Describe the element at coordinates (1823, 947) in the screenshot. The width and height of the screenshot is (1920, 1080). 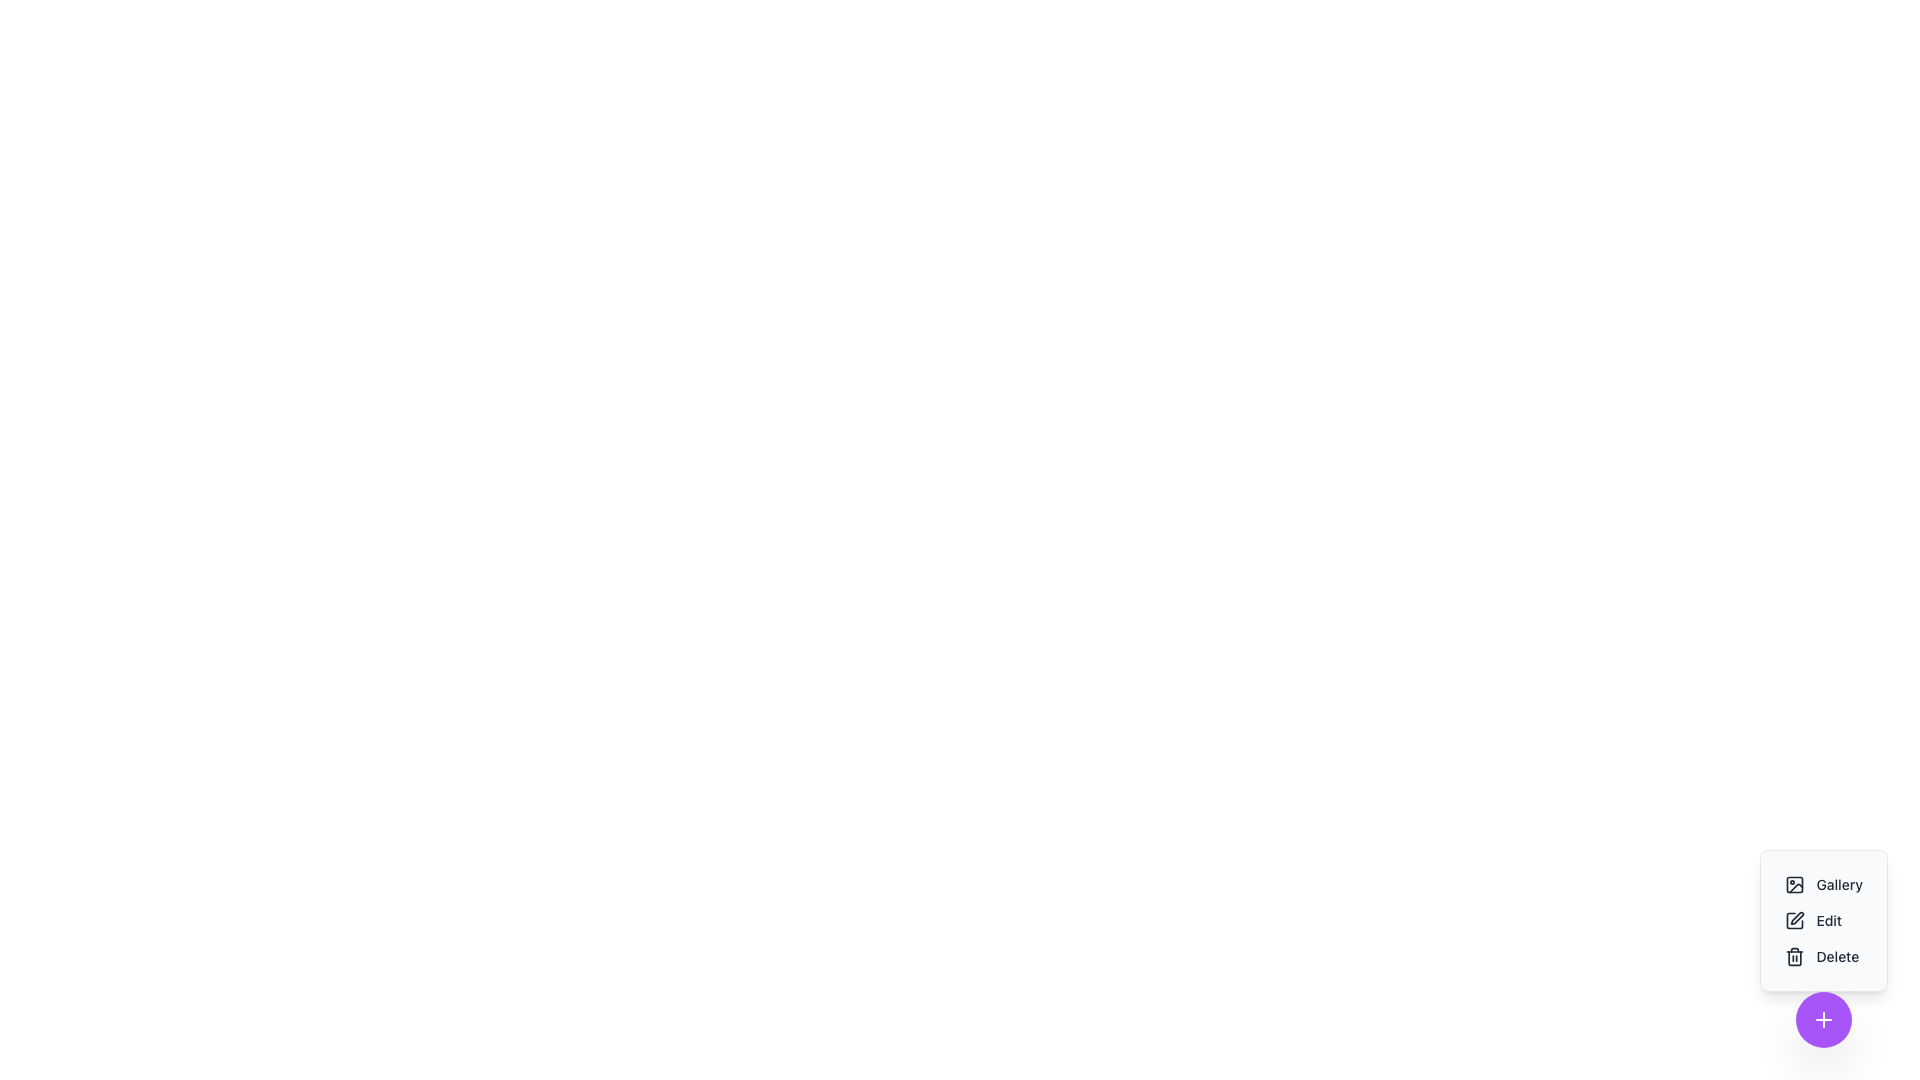
I see `the interactive delete button located below 'Gallery' and 'Edit' in the vertical list of options to prepare for keyboard interaction` at that location.